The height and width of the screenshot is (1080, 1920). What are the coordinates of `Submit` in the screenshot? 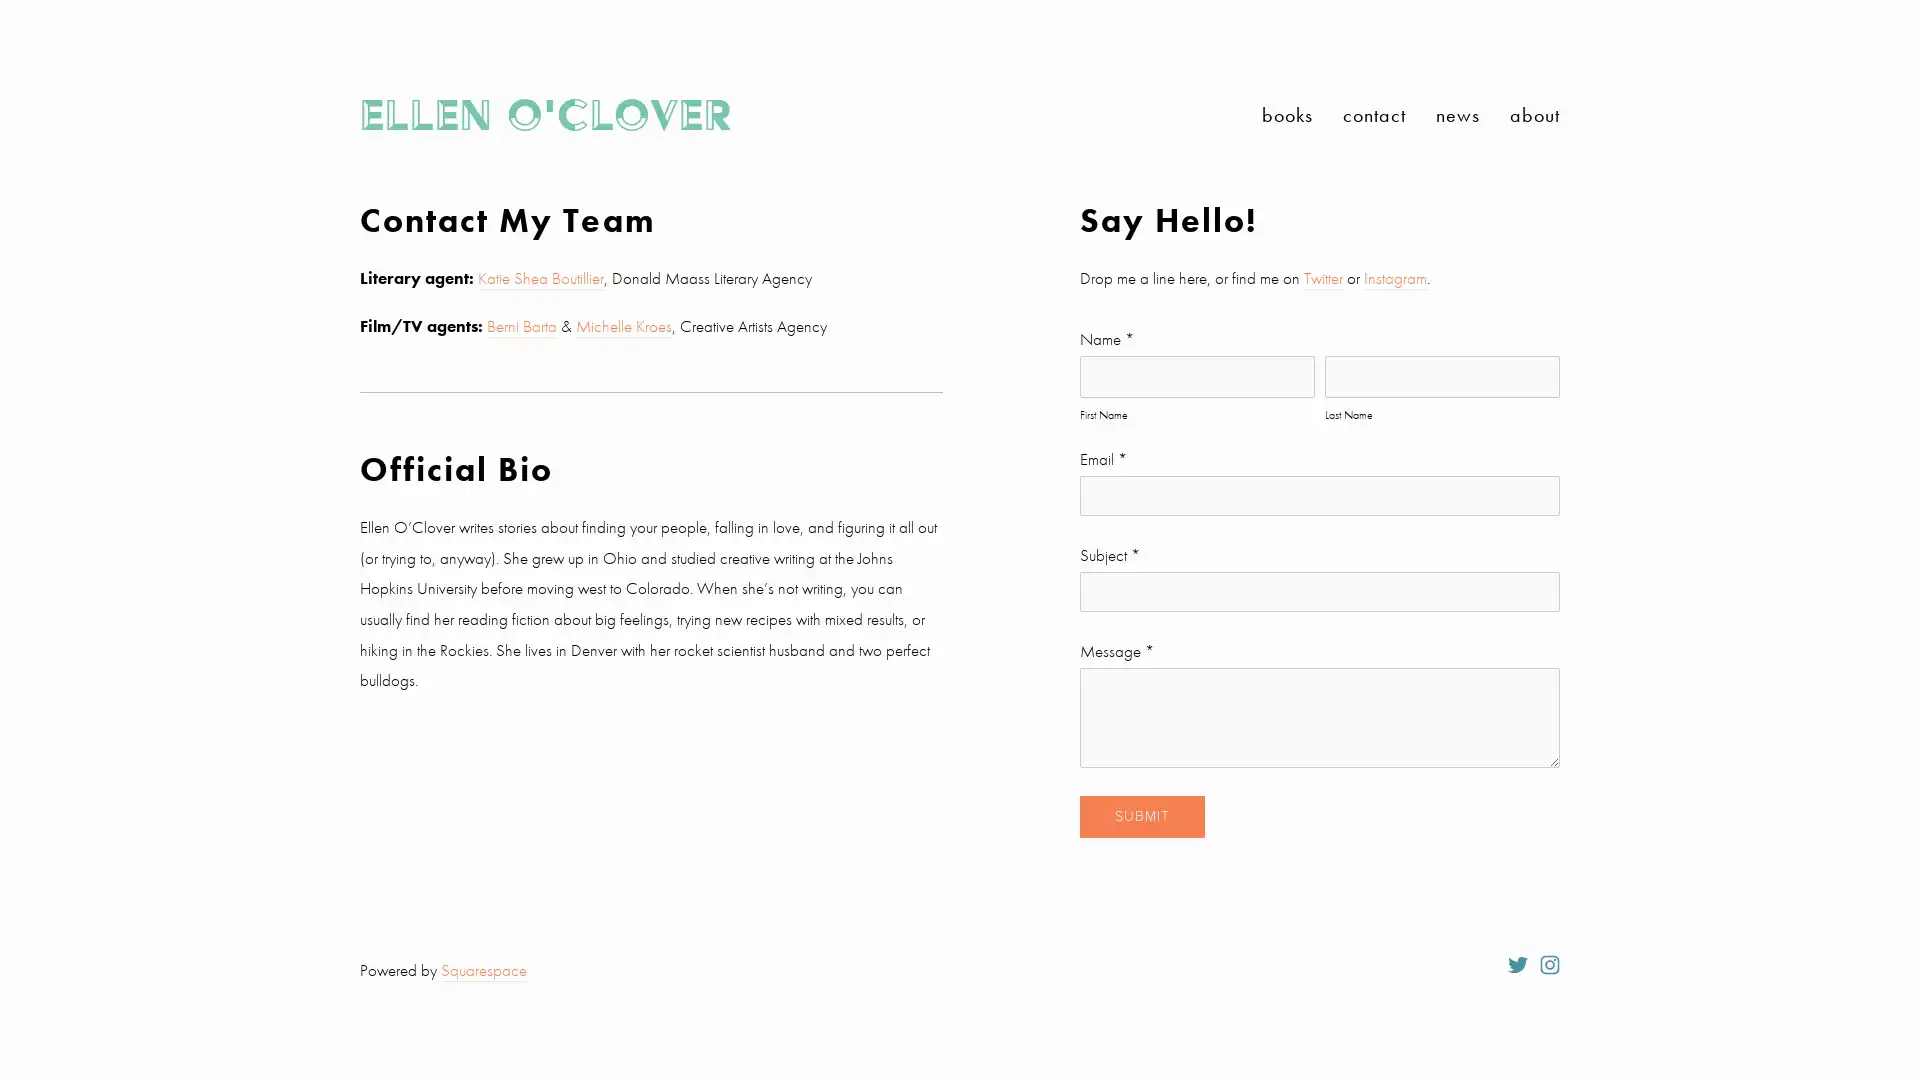 It's located at (1141, 816).